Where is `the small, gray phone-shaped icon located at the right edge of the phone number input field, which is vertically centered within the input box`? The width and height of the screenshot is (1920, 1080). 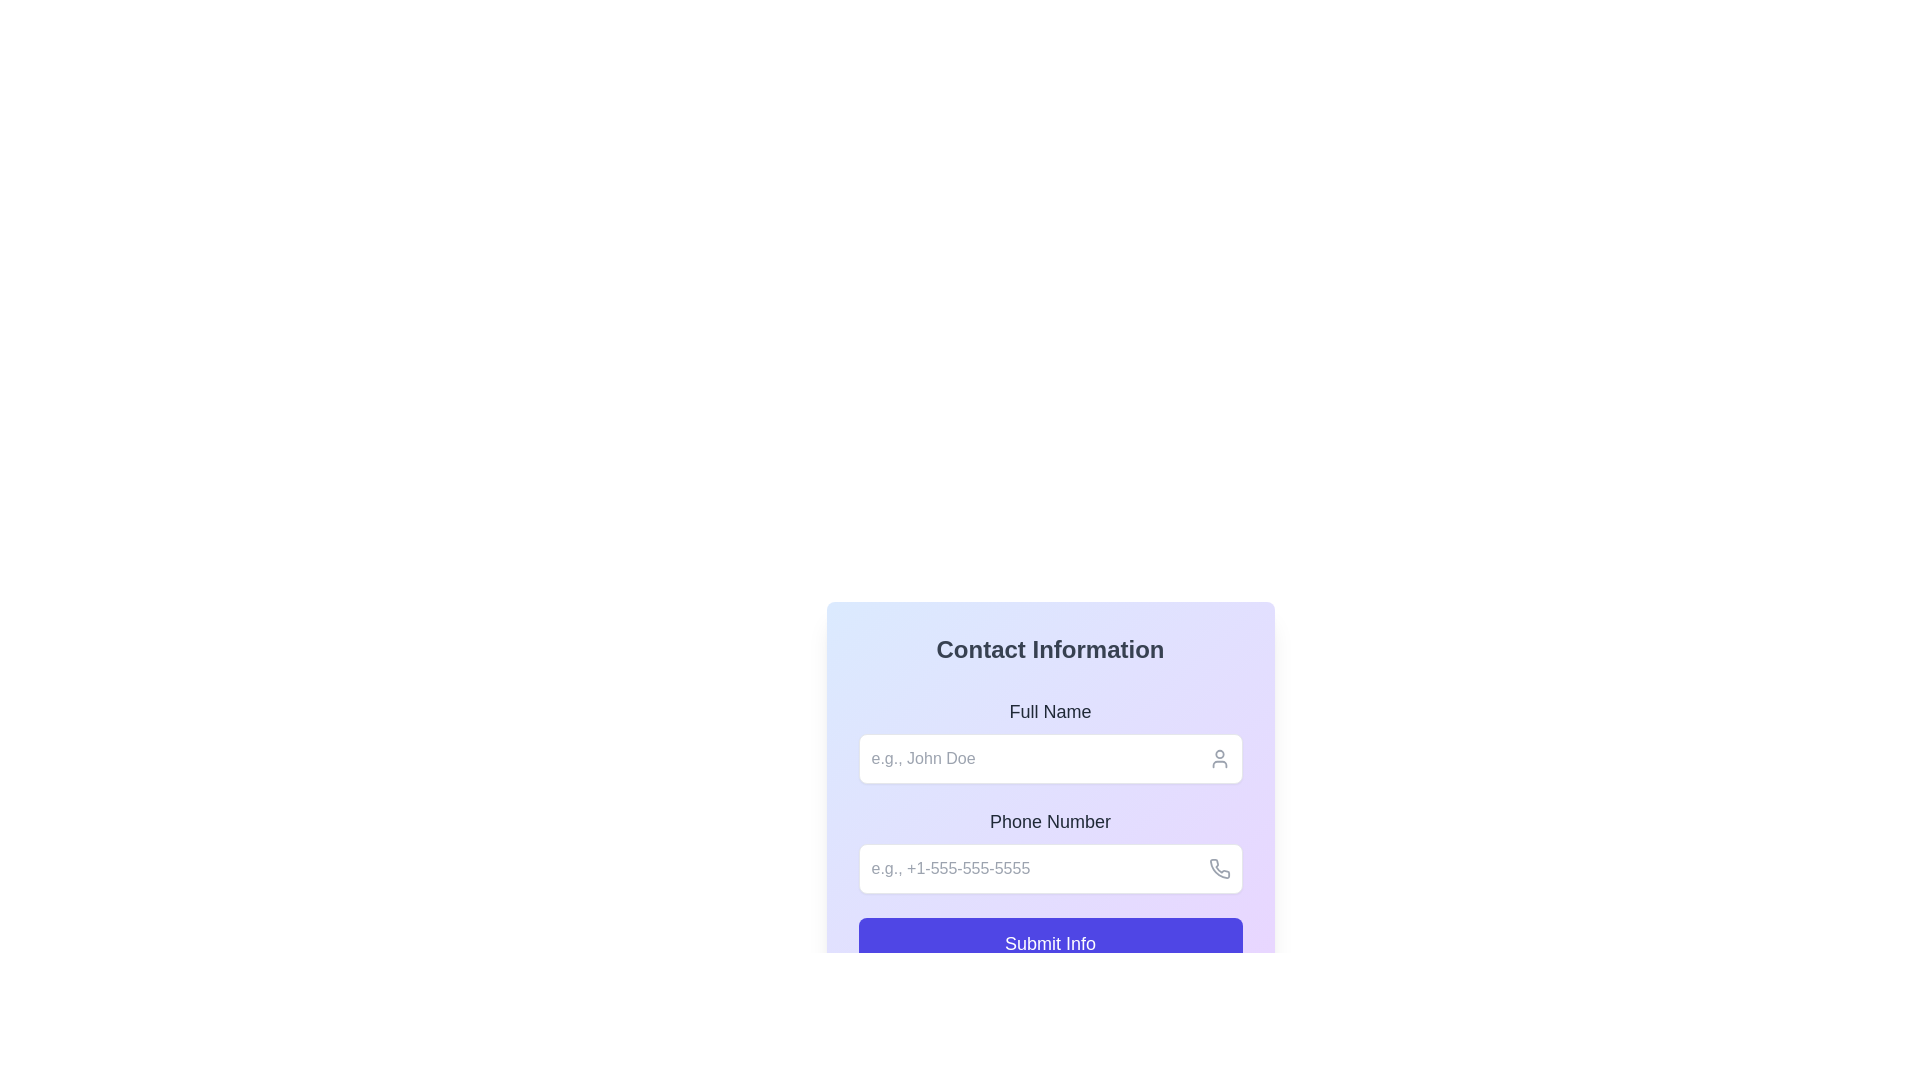 the small, gray phone-shaped icon located at the right edge of the phone number input field, which is vertically centered within the input box is located at coordinates (1218, 867).